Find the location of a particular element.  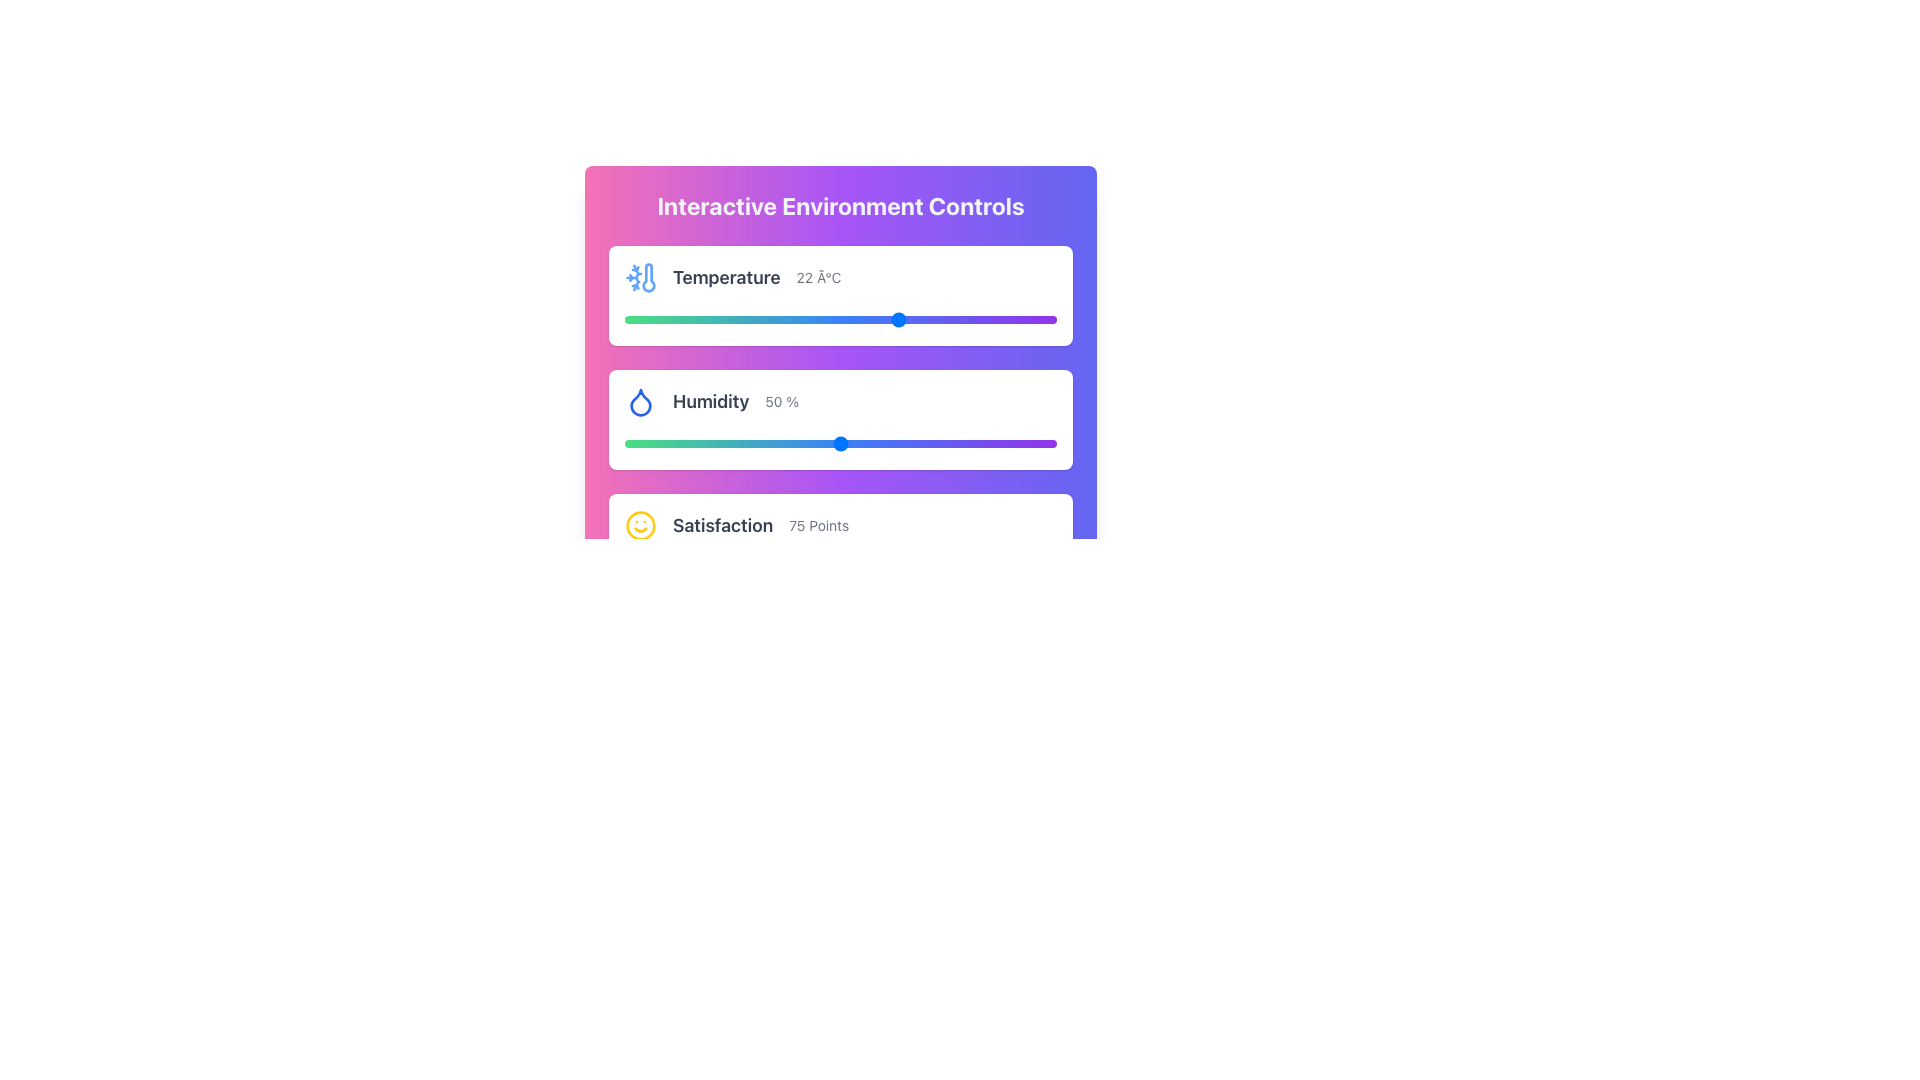

the blue droplet-shaped icon located to the left of the 'Humidity' label in the control interface is located at coordinates (641, 401).